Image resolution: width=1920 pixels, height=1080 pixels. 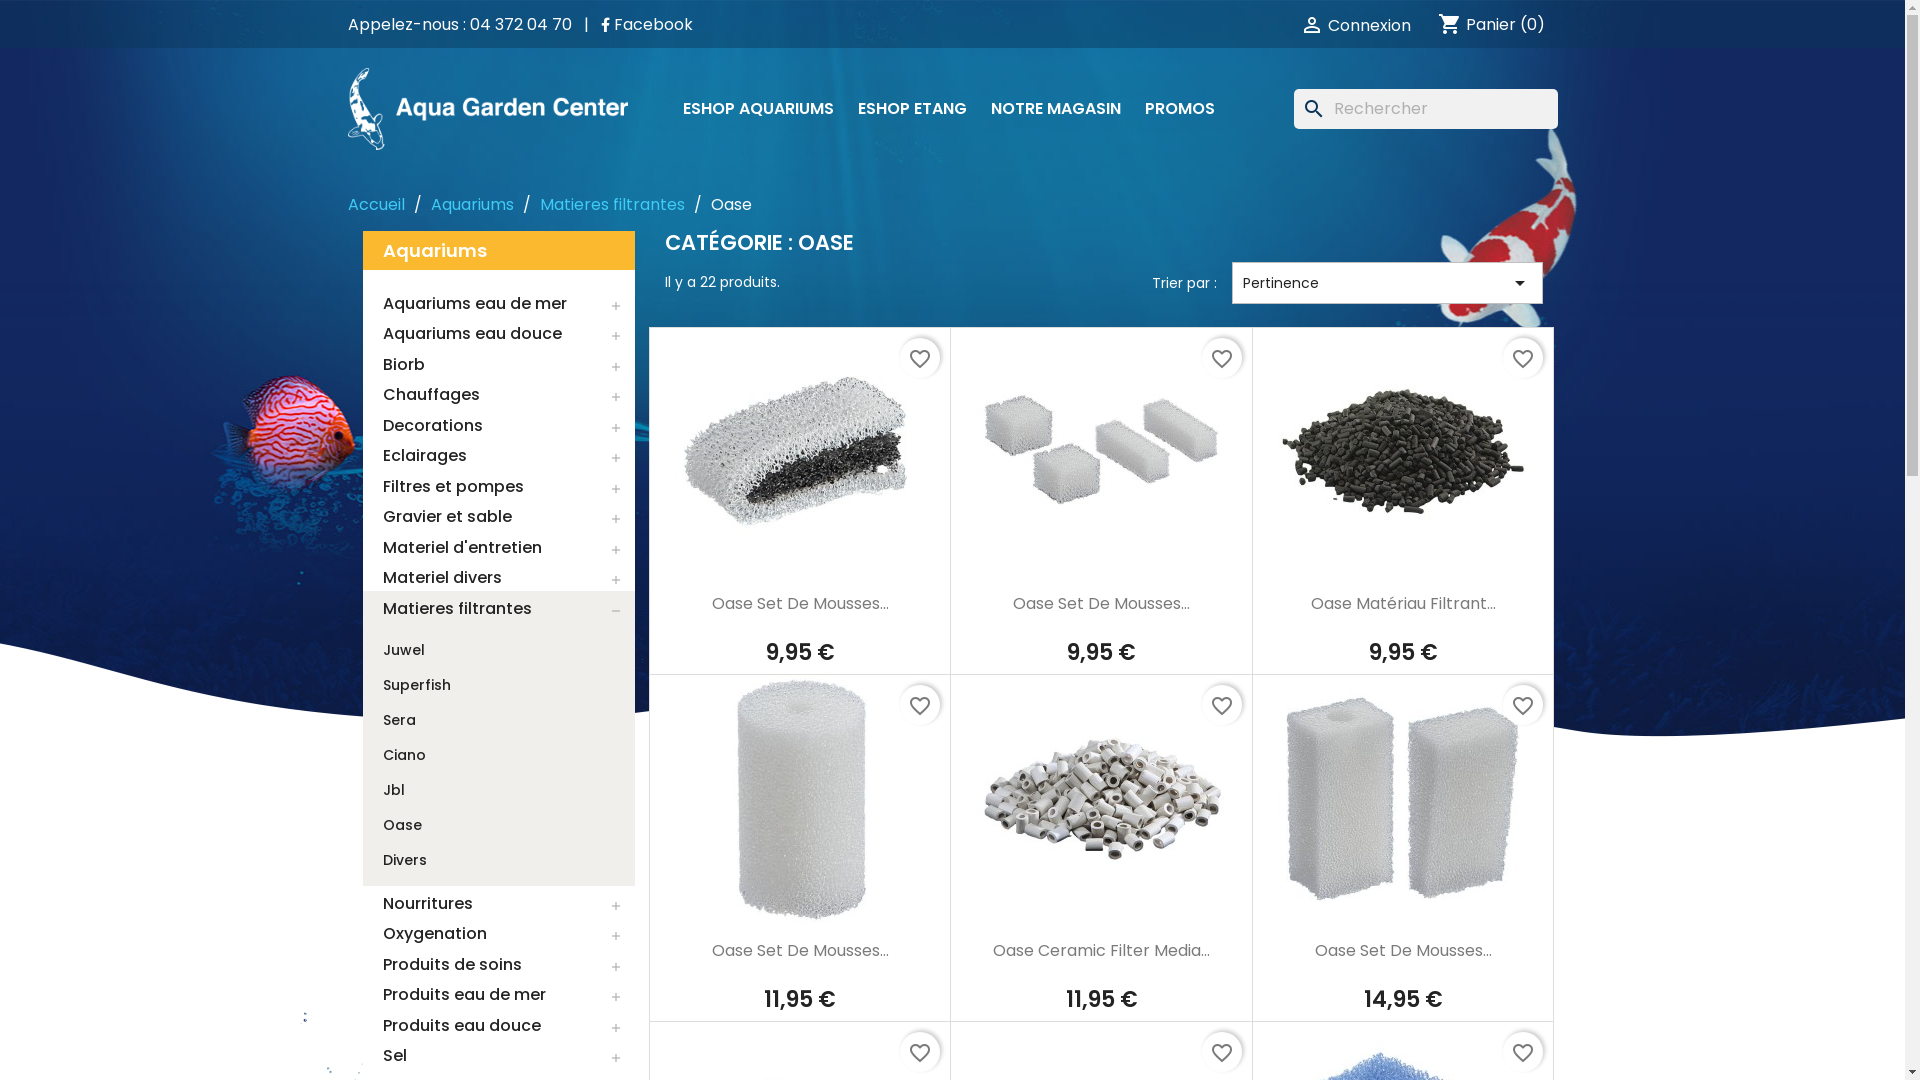 What do you see at coordinates (498, 249) in the screenshot?
I see `'Aquariums'` at bounding box center [498, 249].